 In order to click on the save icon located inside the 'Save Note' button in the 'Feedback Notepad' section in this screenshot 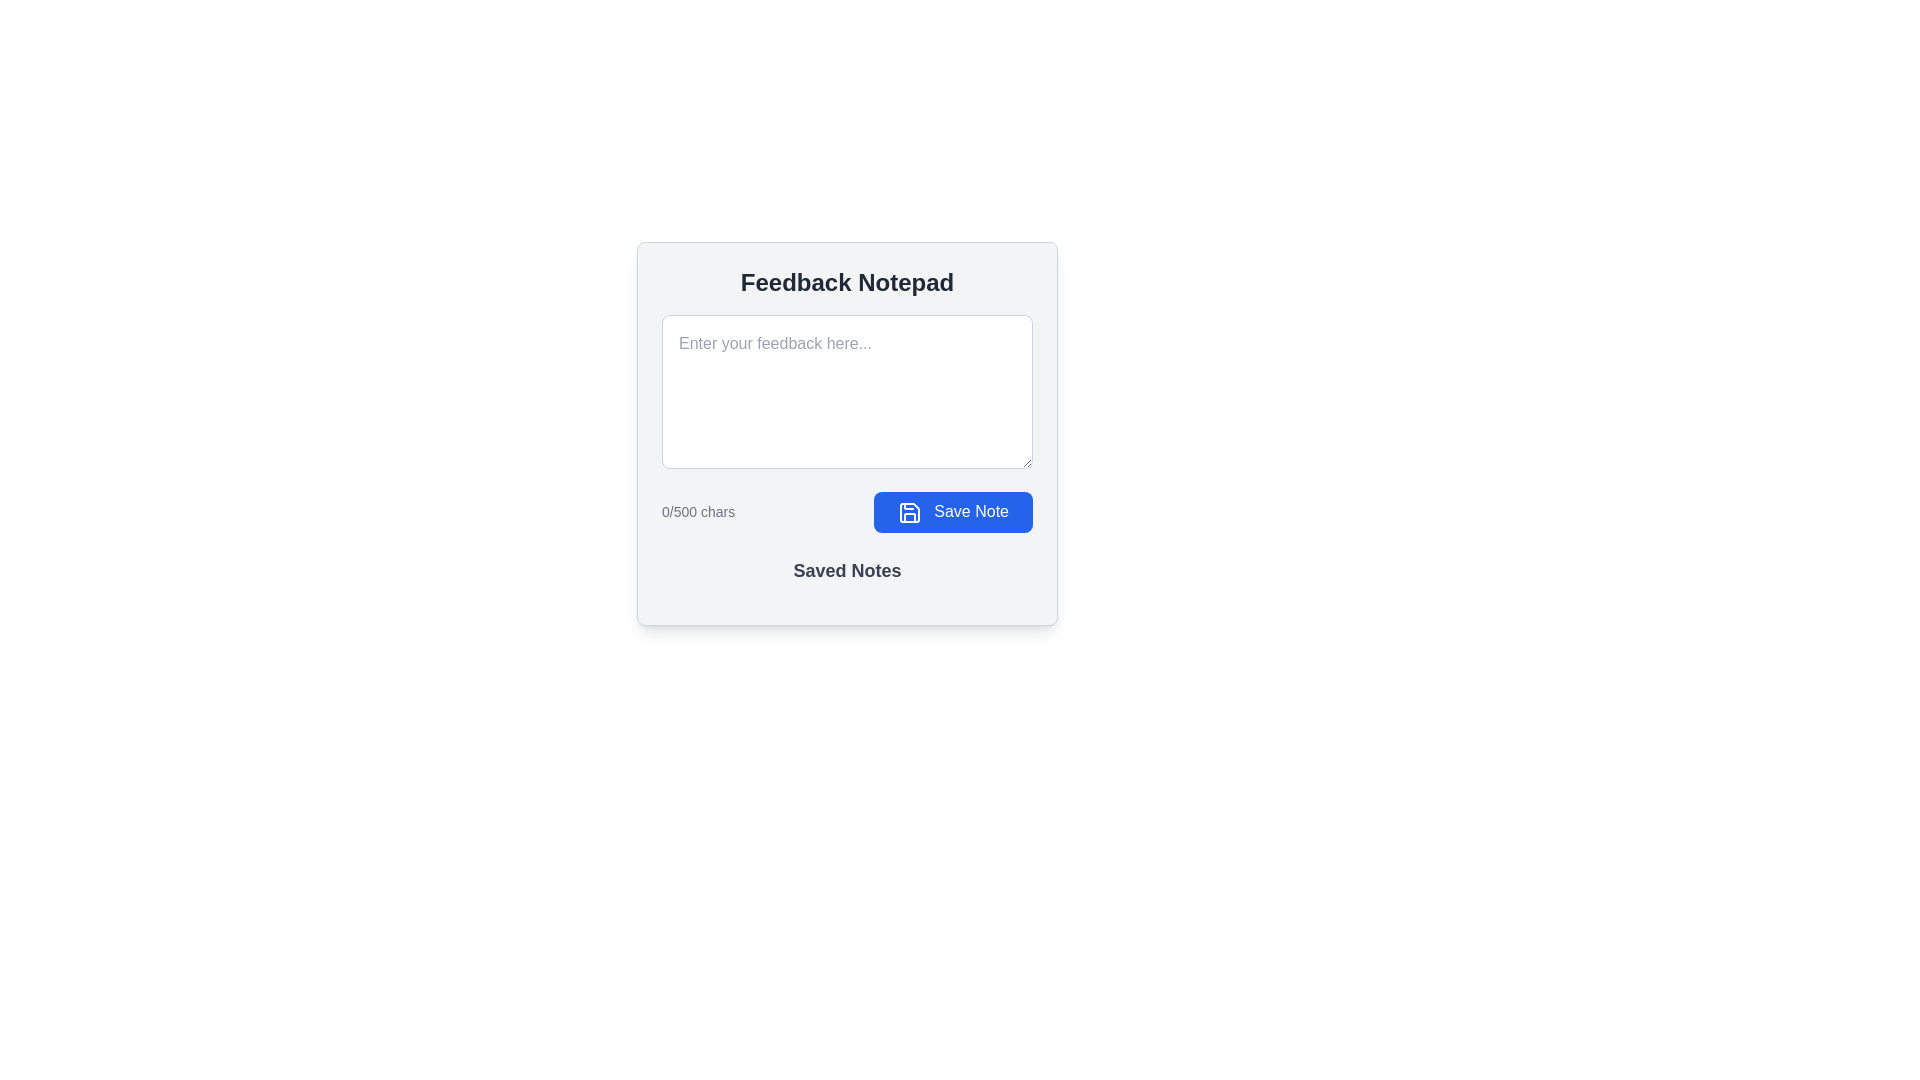, I will do `click(908, 511)`.